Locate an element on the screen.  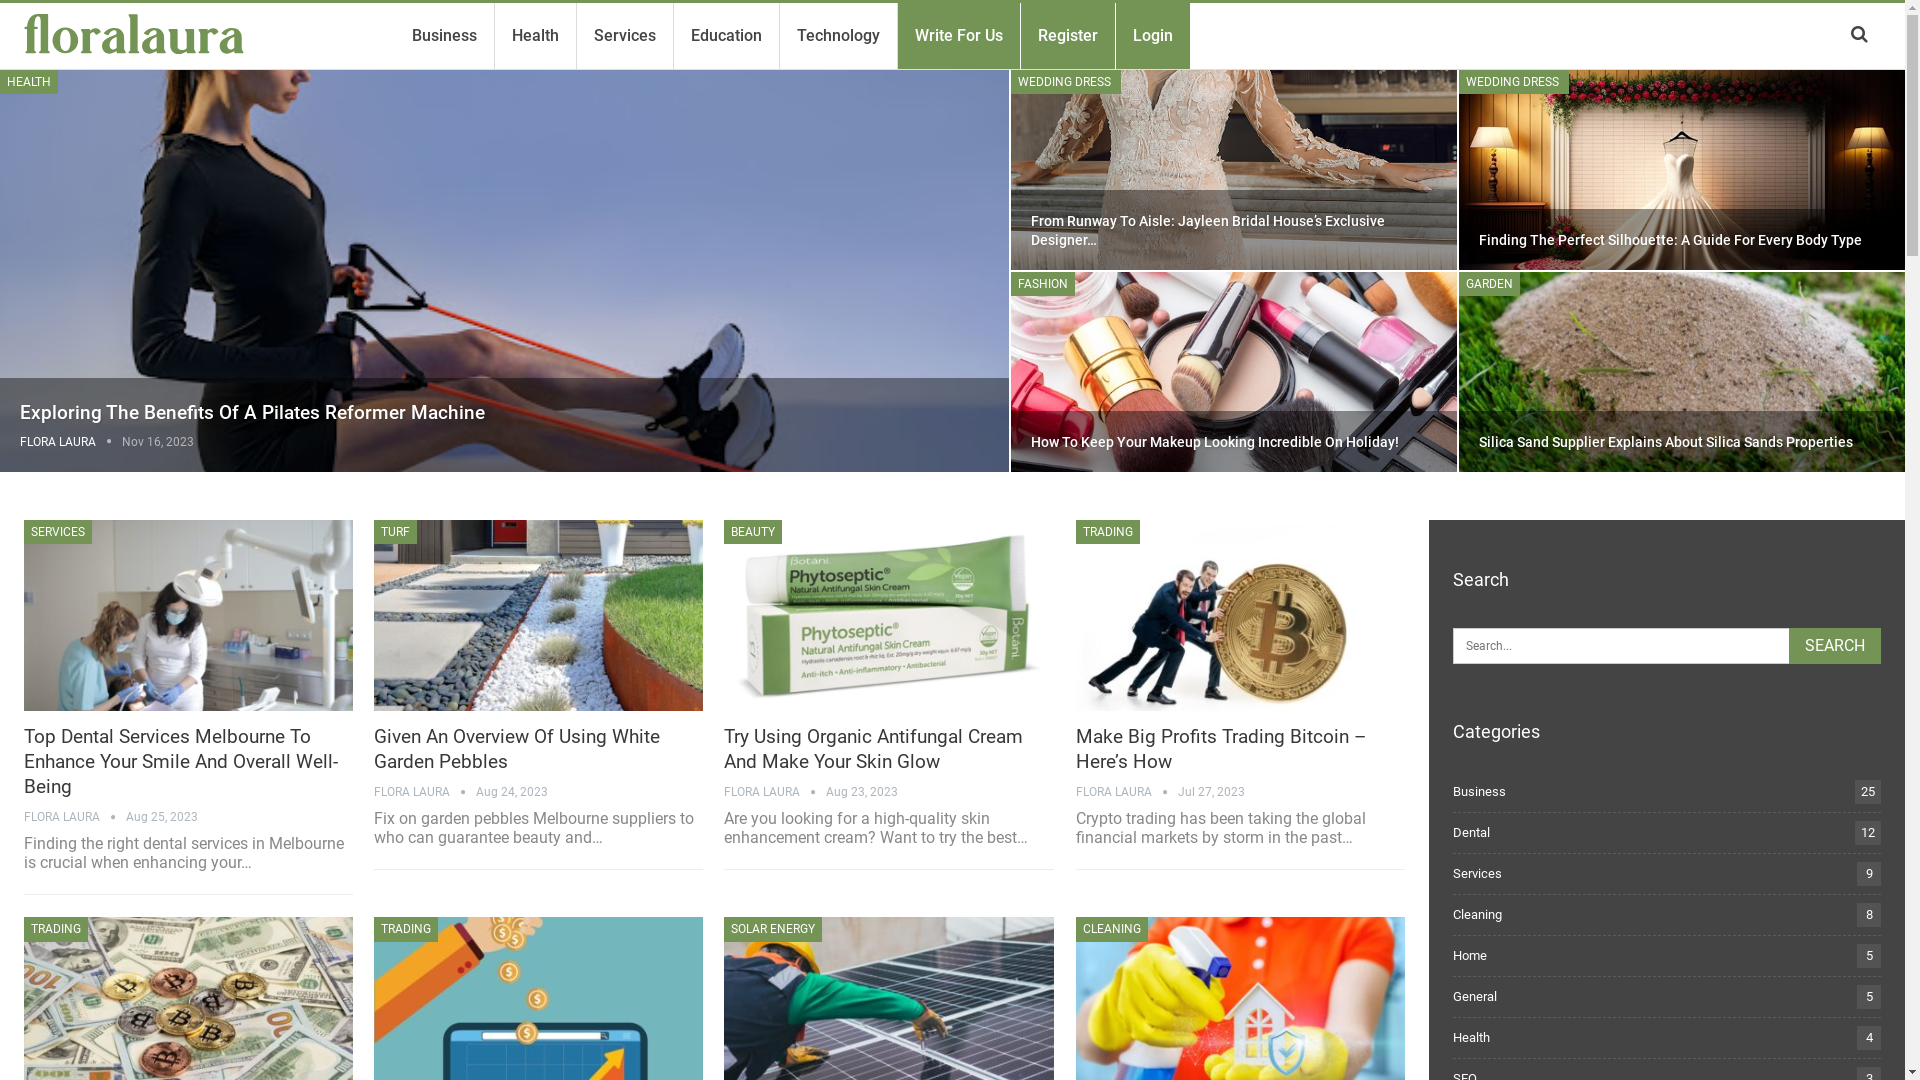
'Dental is located at coordinates (1471, 832).